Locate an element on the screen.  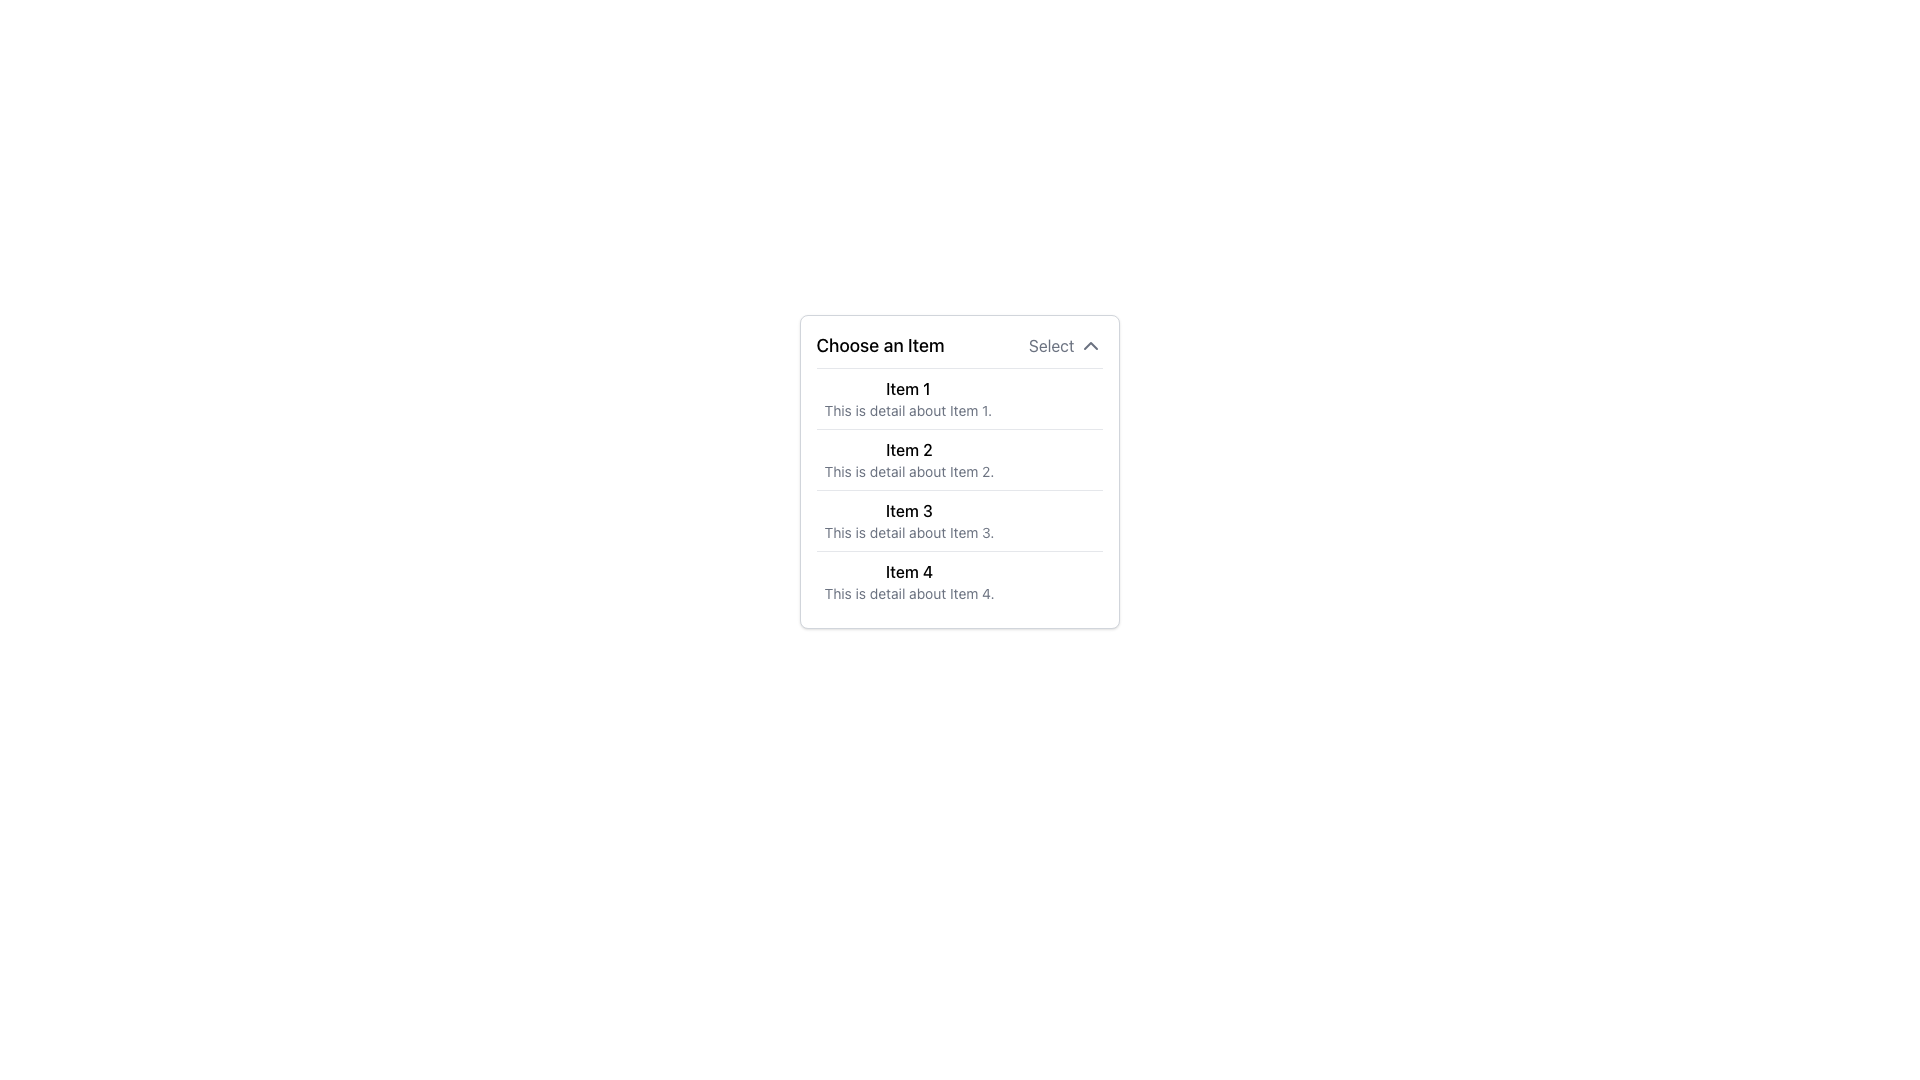
the Text Label that serves as a title for the specific item in the list, positioned below 'Item 1' and above 'Item 3' is located at coordinates (908, 450).